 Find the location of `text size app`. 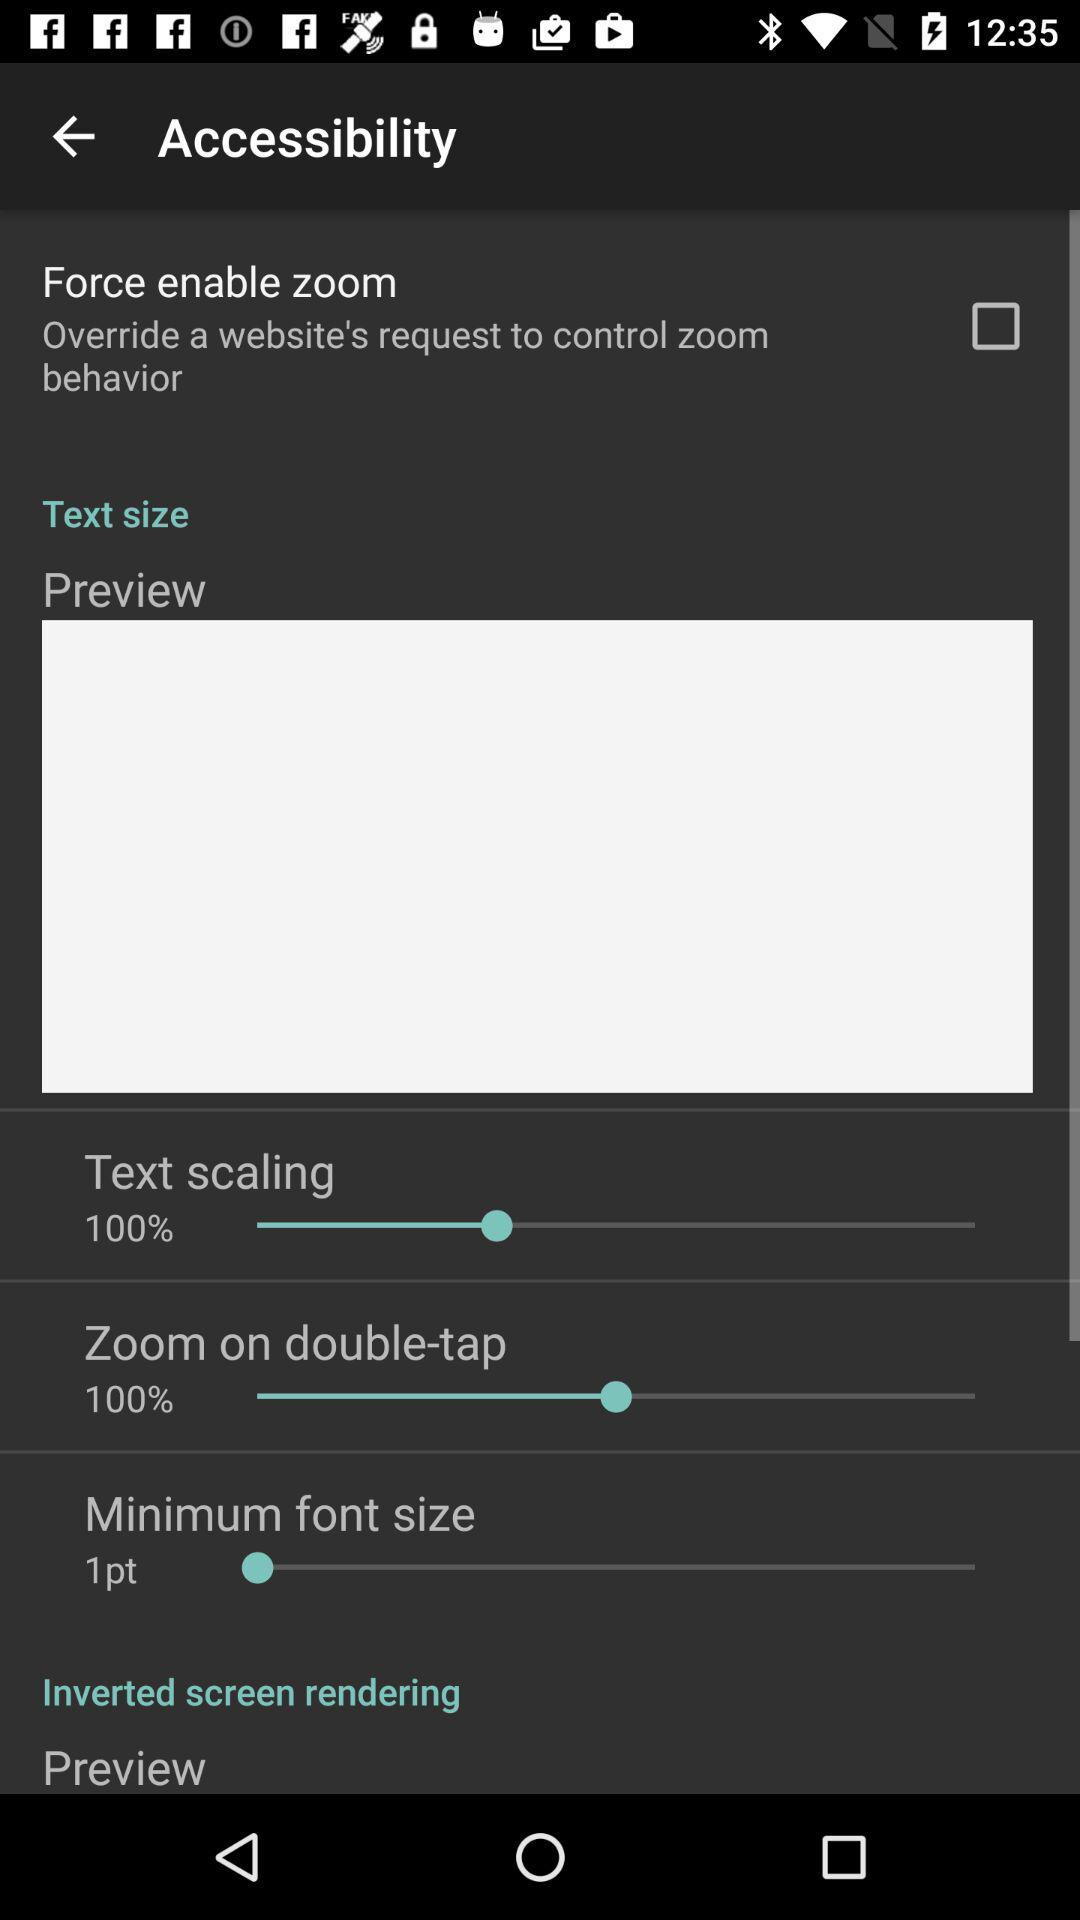

text size app is located at coordinates (540, 491).